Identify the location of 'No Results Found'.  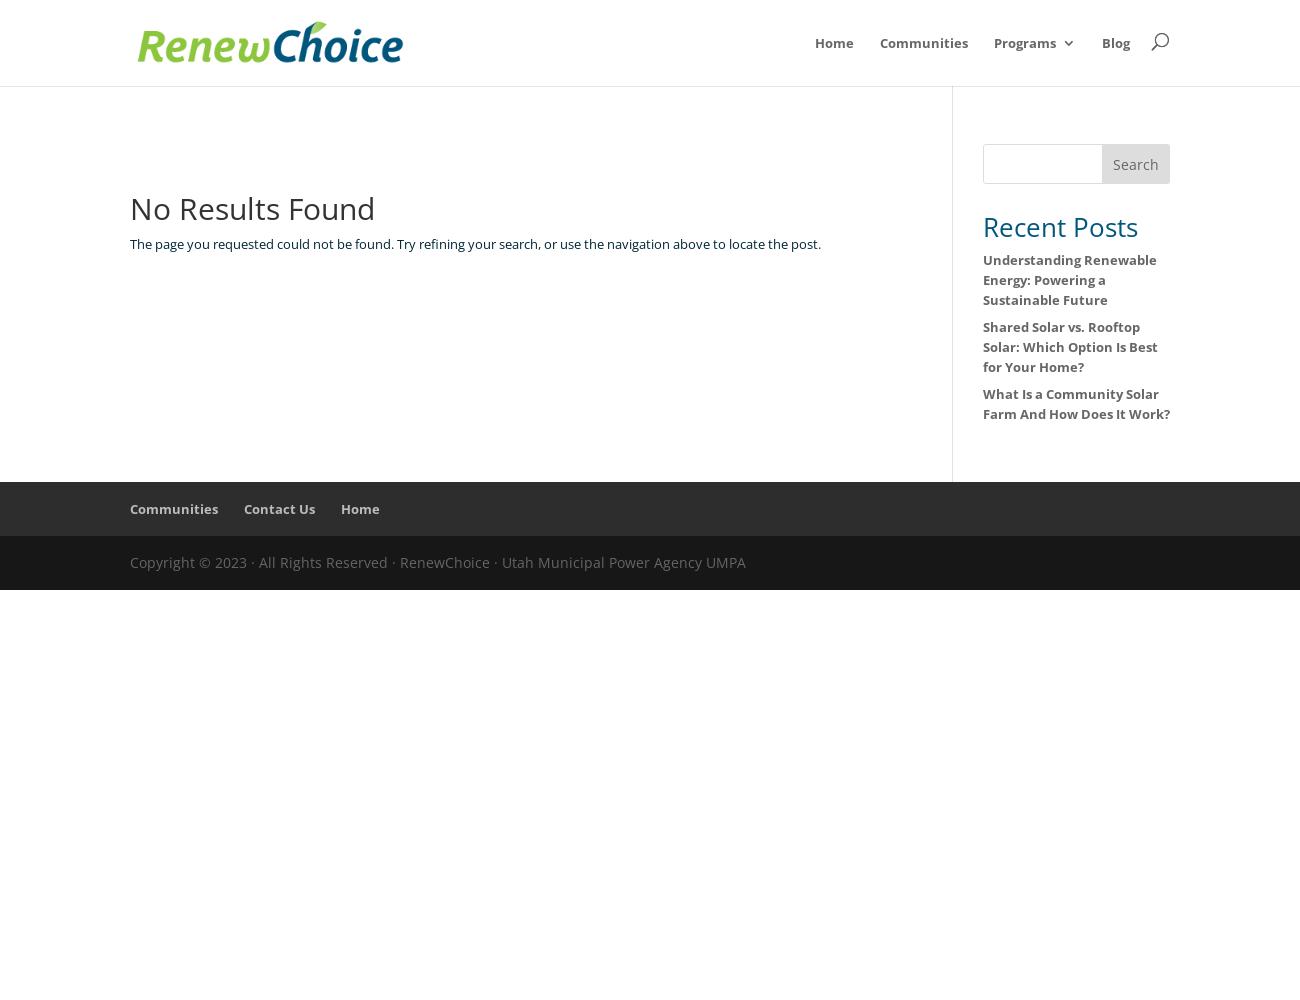
(251, 207).